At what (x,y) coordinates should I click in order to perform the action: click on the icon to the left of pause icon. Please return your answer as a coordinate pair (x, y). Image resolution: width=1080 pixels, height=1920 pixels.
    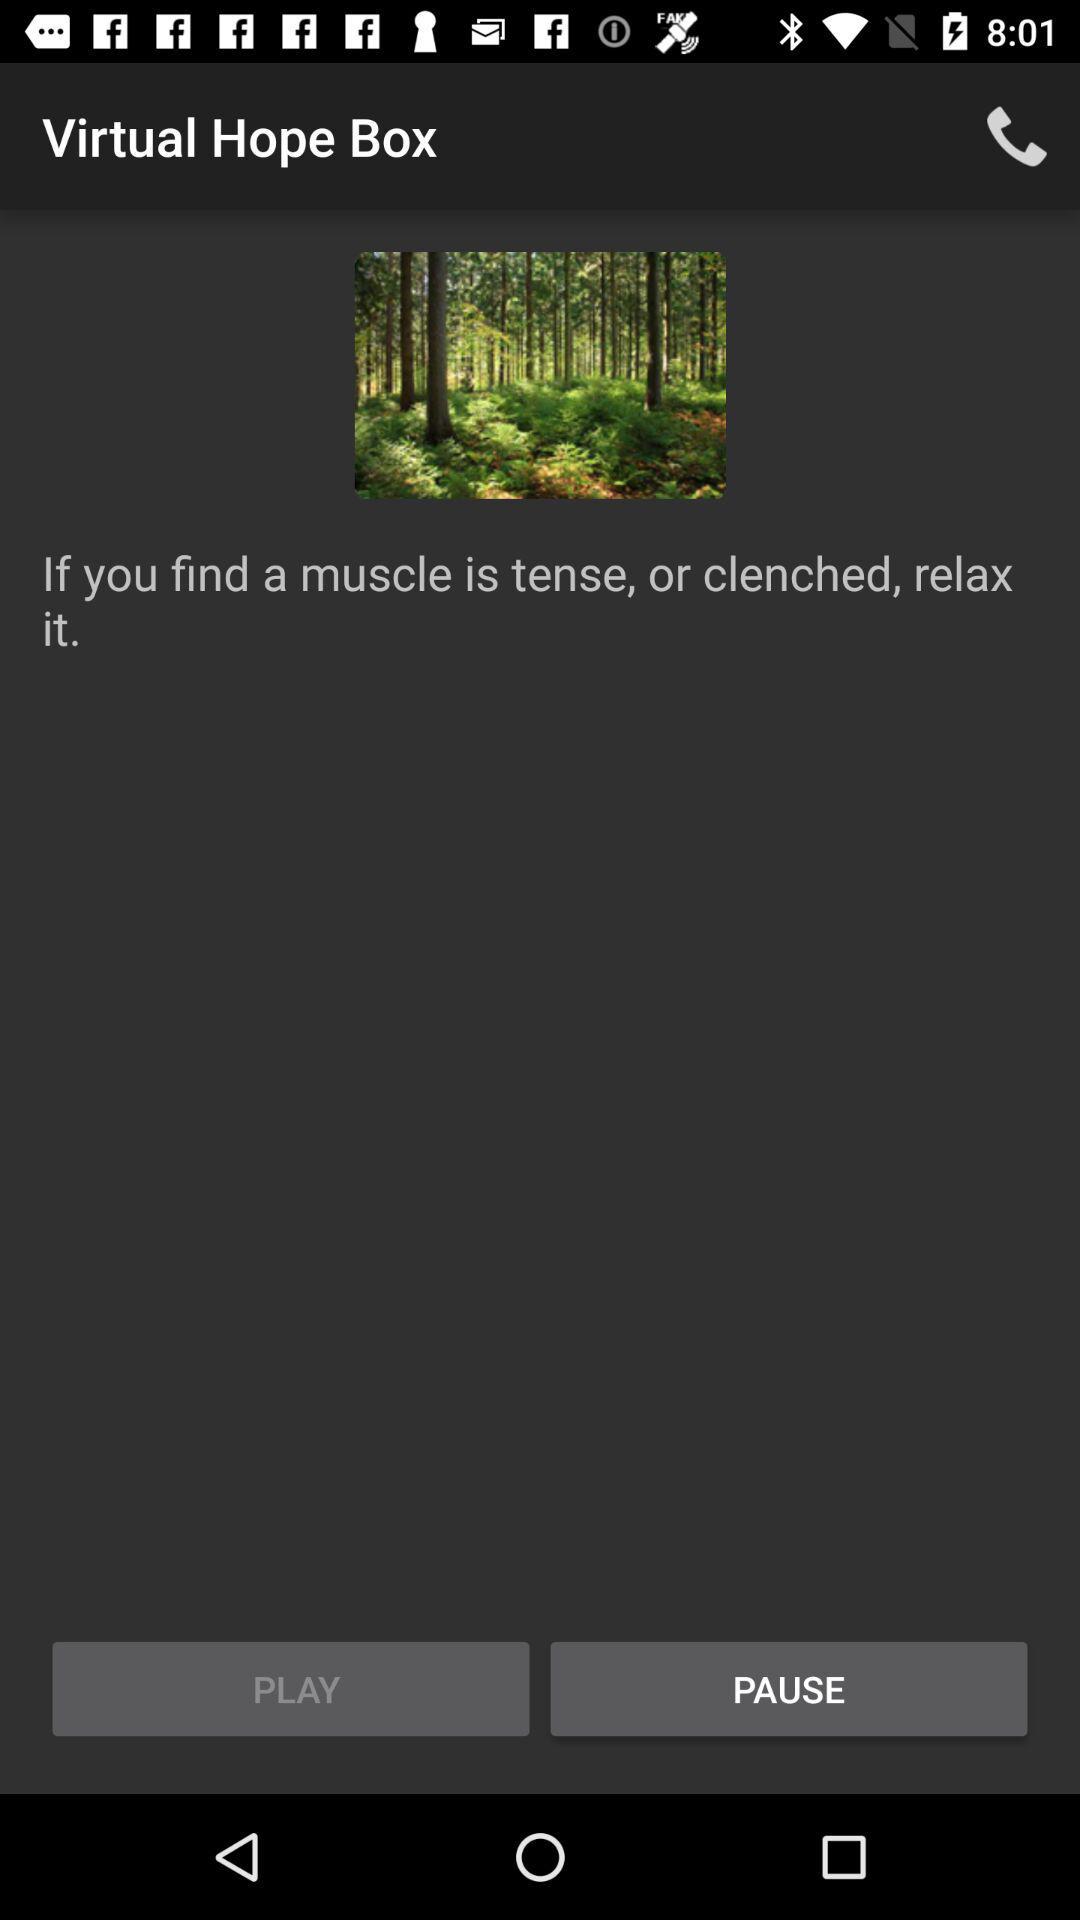
    Looking at the image, I should click on (290, 1688).